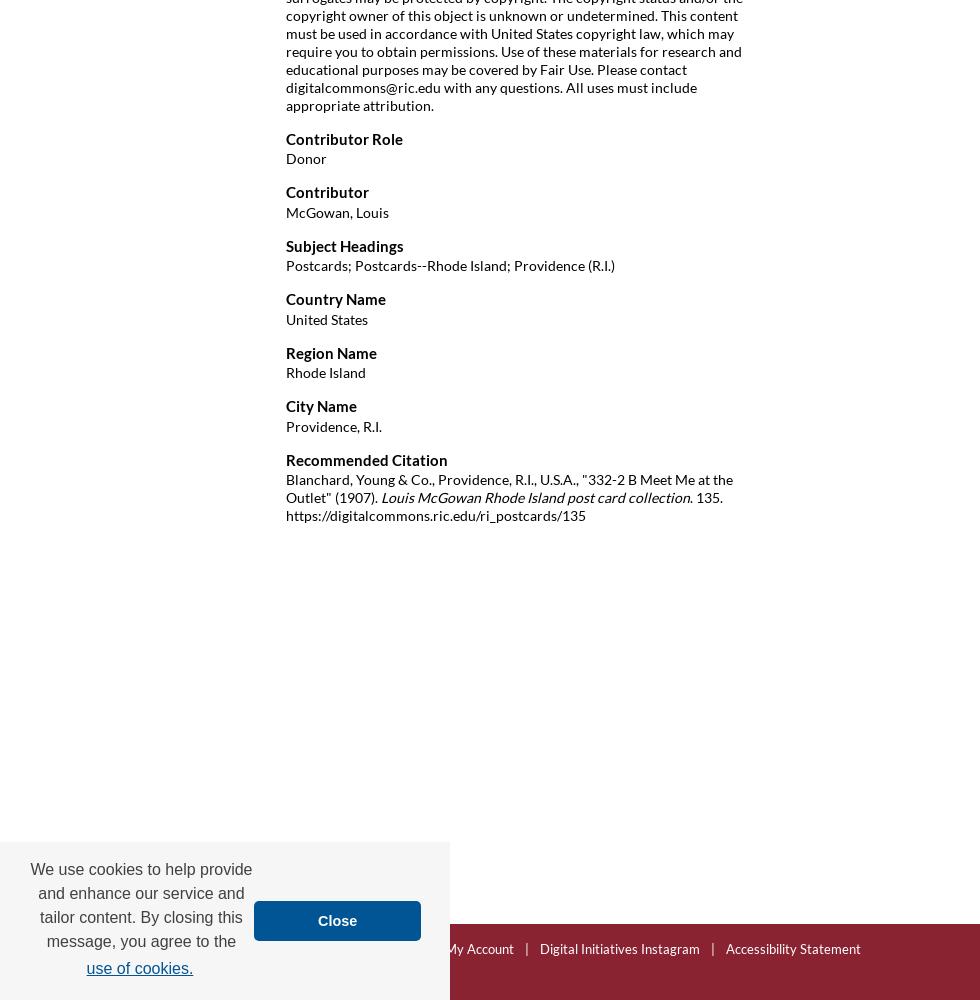  Describe the element at coordinates (337, 210) in the screenshot. I see `'McGowan, Louis'` at that location.